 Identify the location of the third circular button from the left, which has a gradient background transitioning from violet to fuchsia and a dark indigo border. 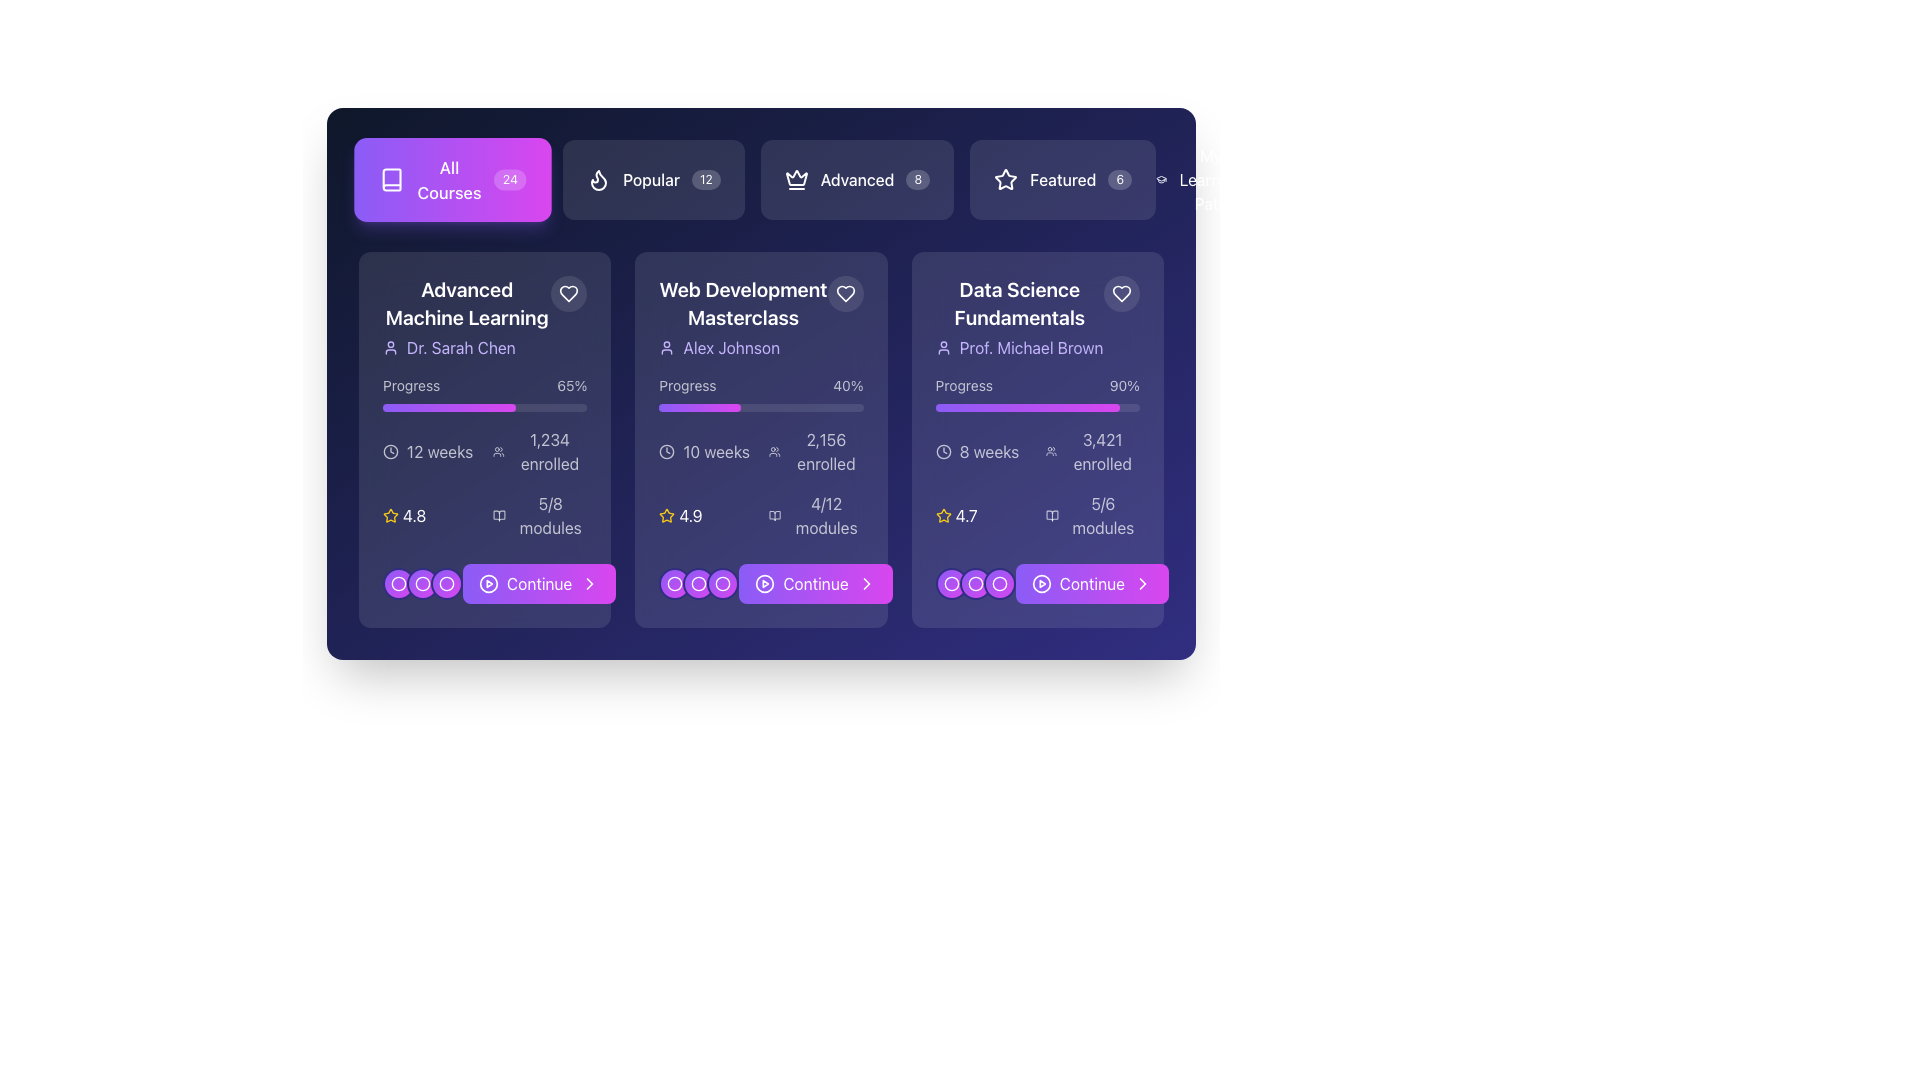
(999, 583).